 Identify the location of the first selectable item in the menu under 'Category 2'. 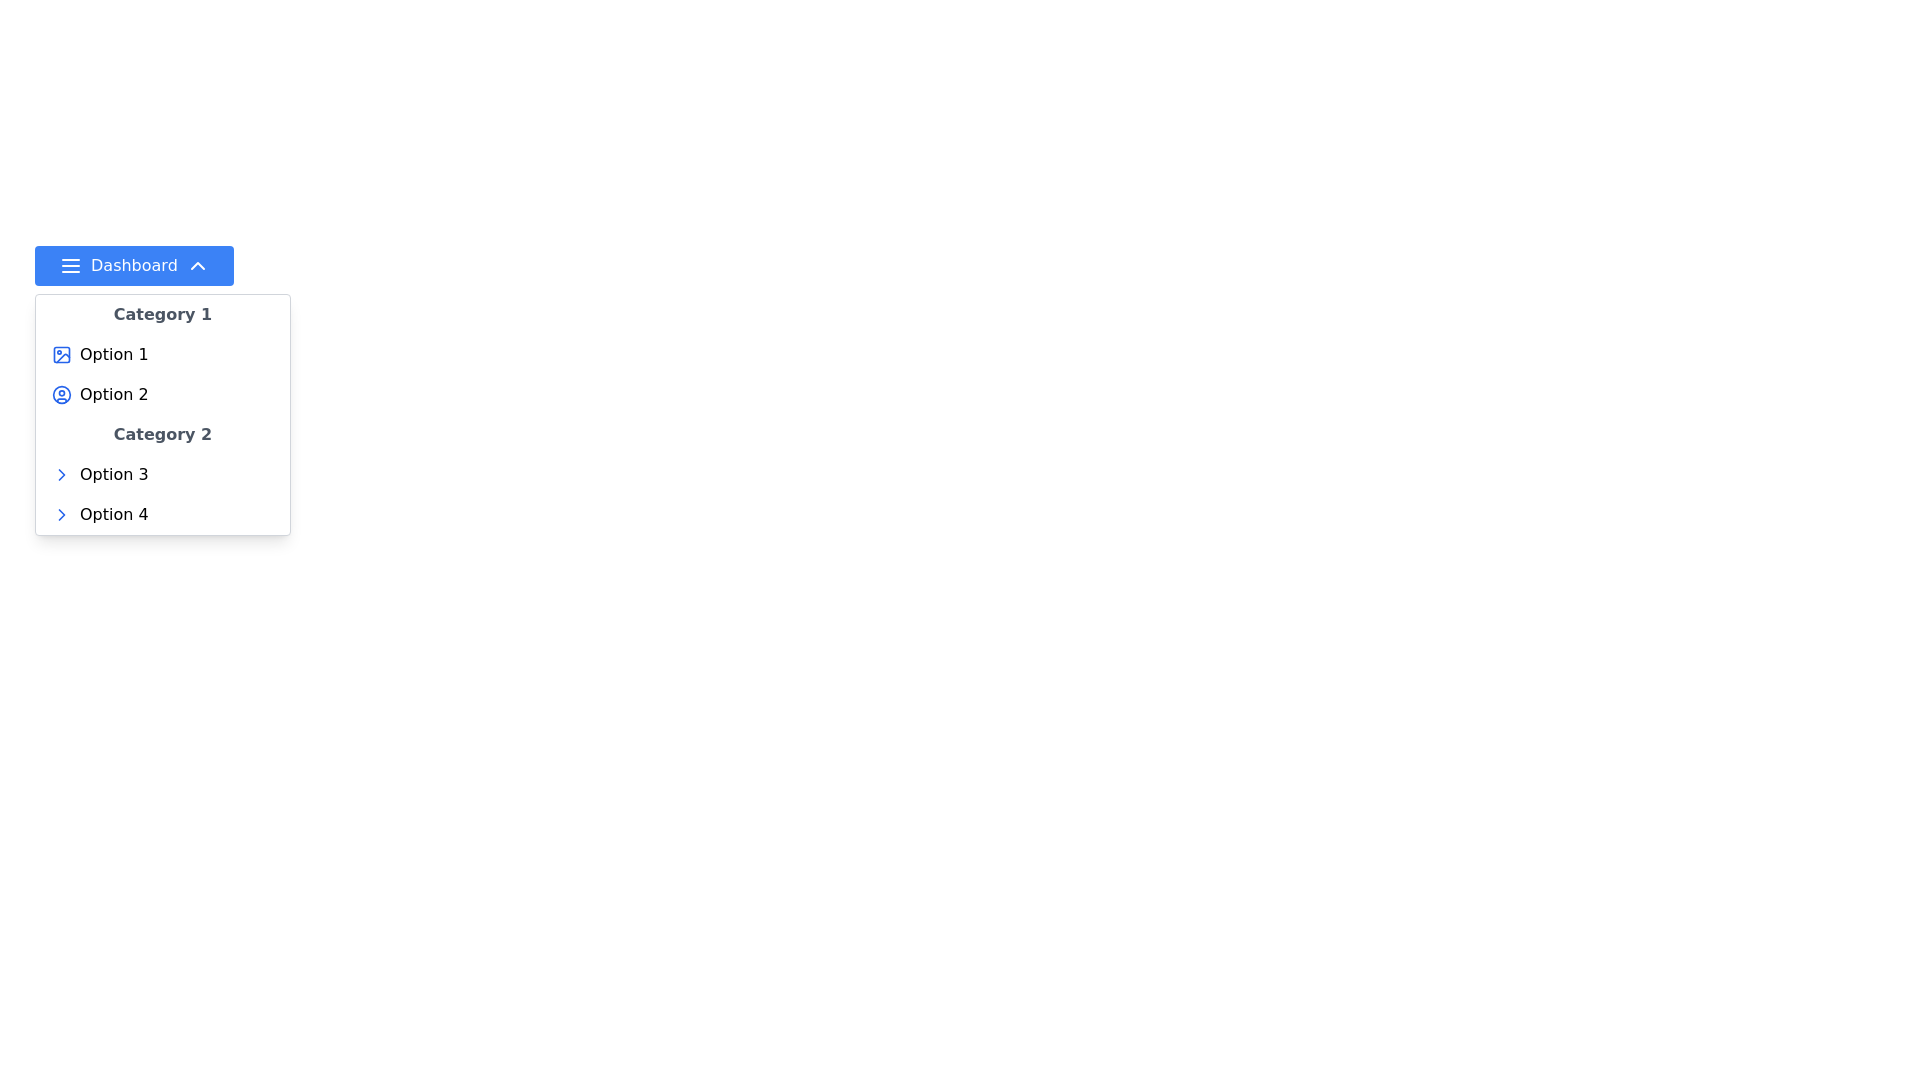
(163, 474).